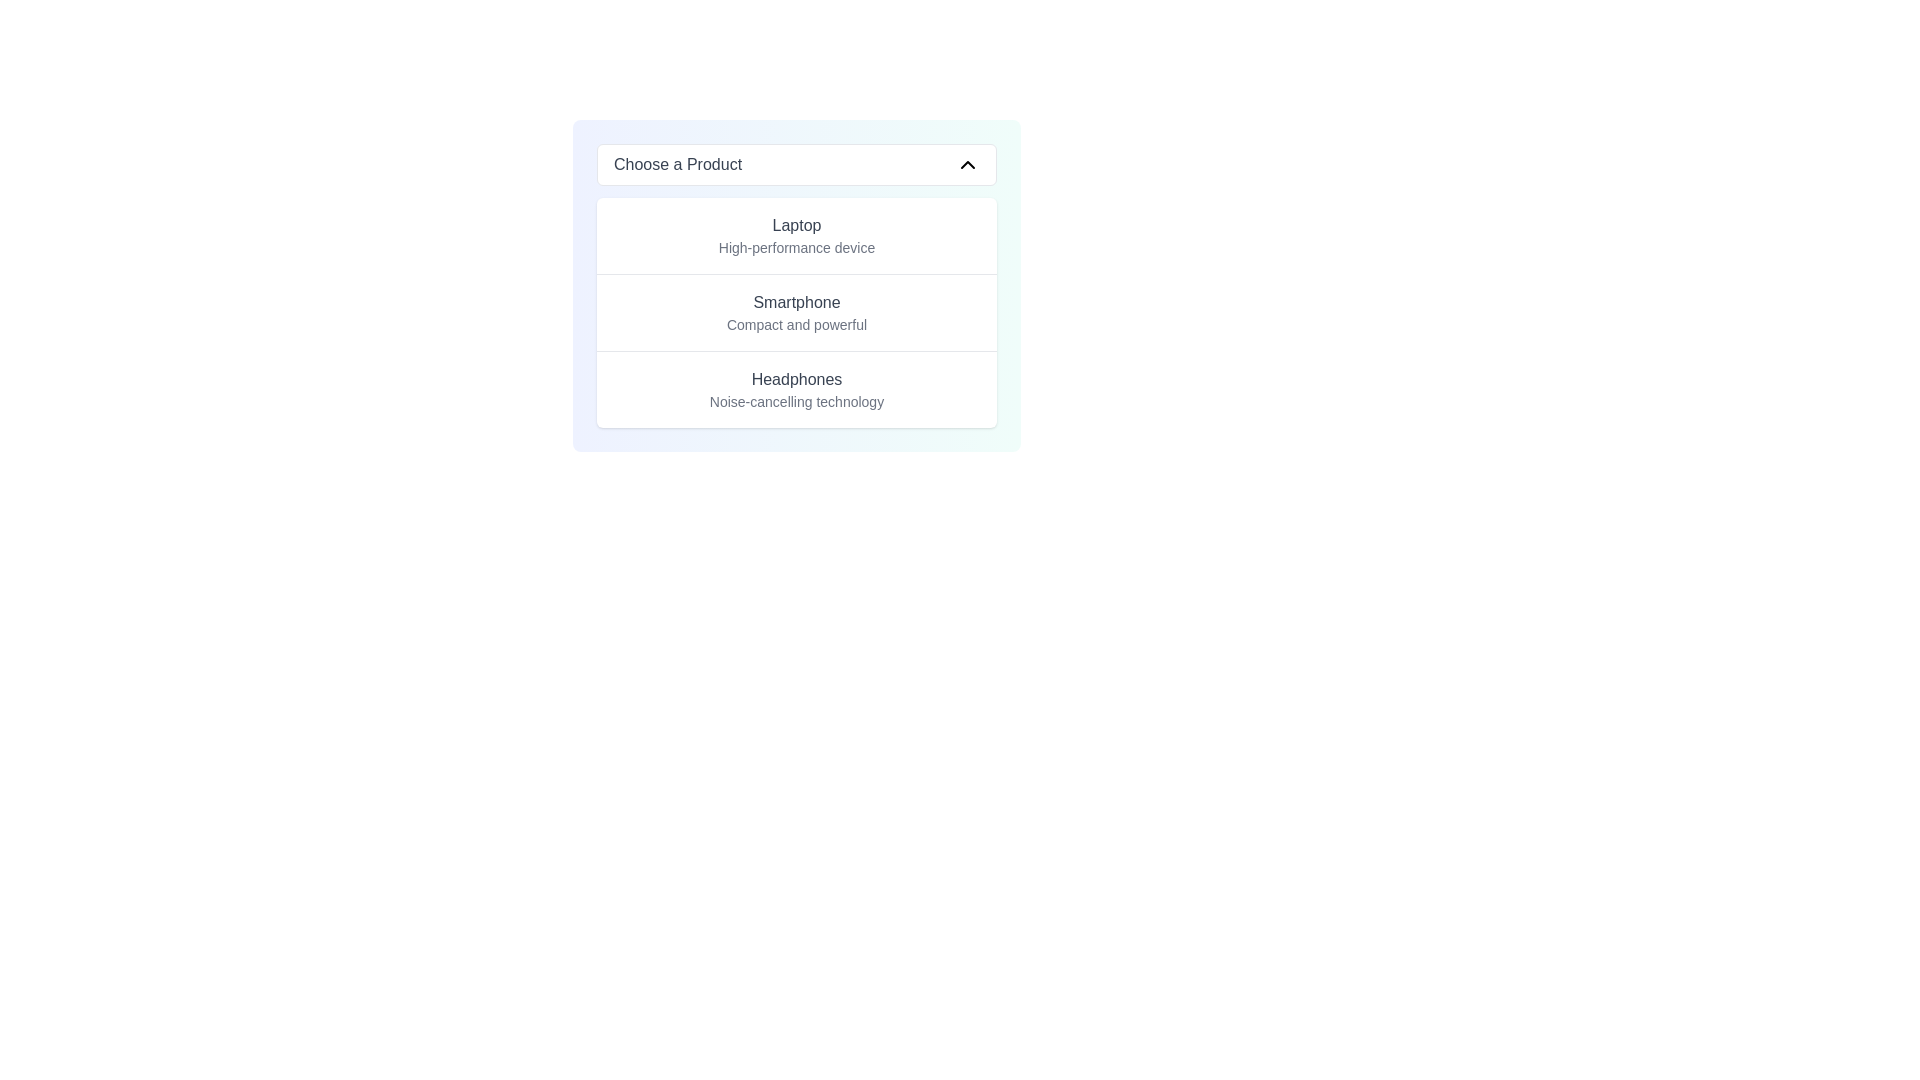  Describe the element at coordinates (795, 164) in the screenshot. I see `the 'Choose a Product' dropdown menu trigger` at that location.